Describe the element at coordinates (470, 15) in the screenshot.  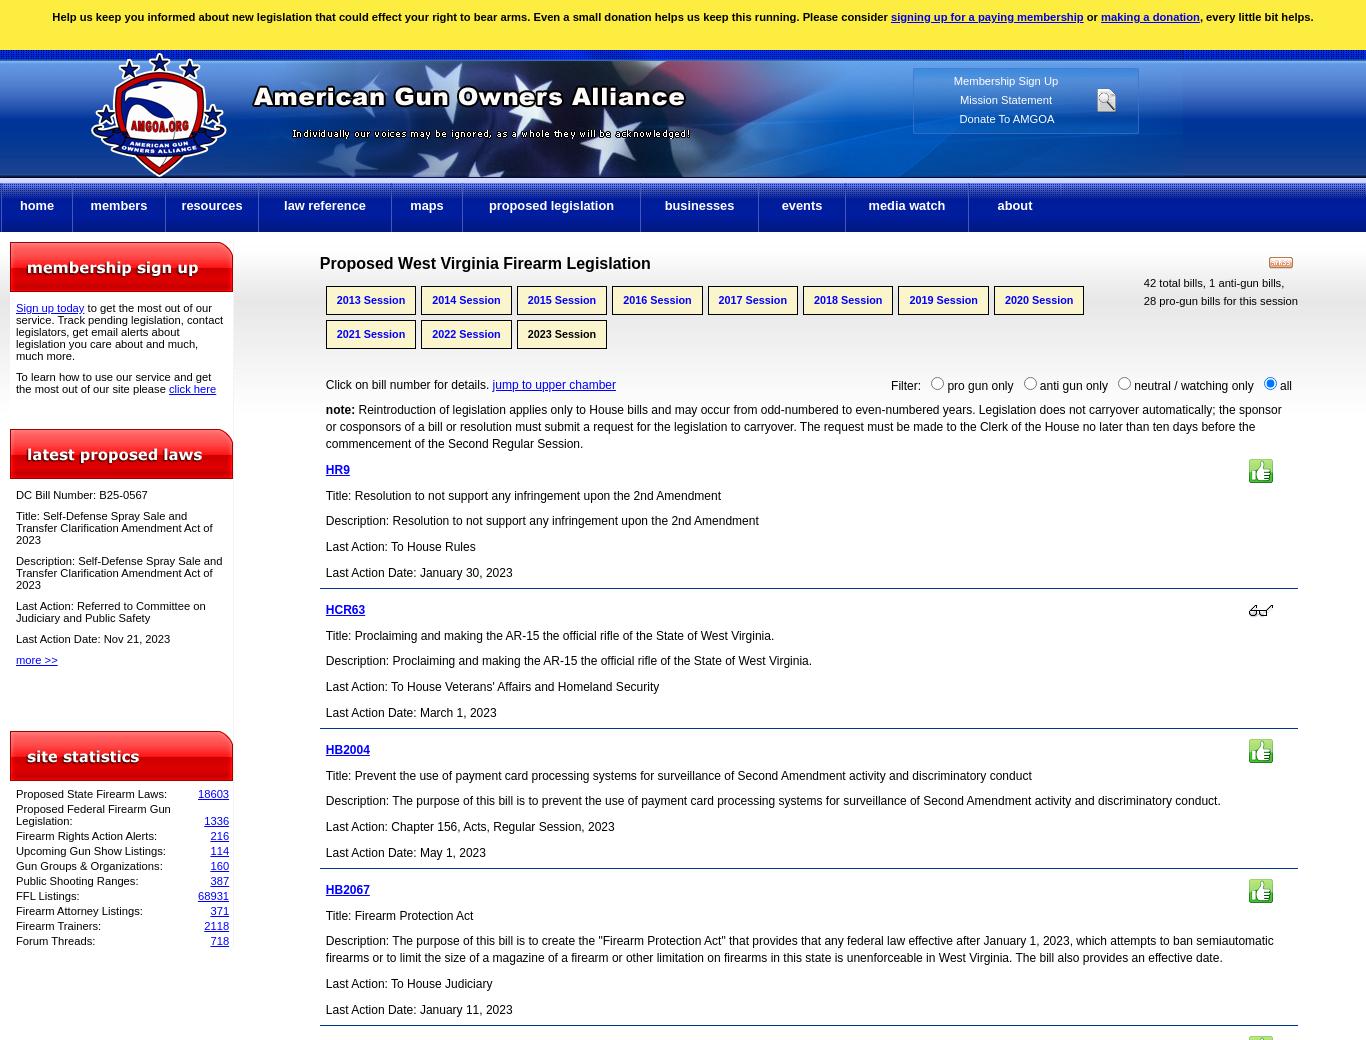
I see `'Help us keep you informed about new legislation that could effect your right to bear arms. Even a small donation helps us keep this running. Please consider'` at that location.